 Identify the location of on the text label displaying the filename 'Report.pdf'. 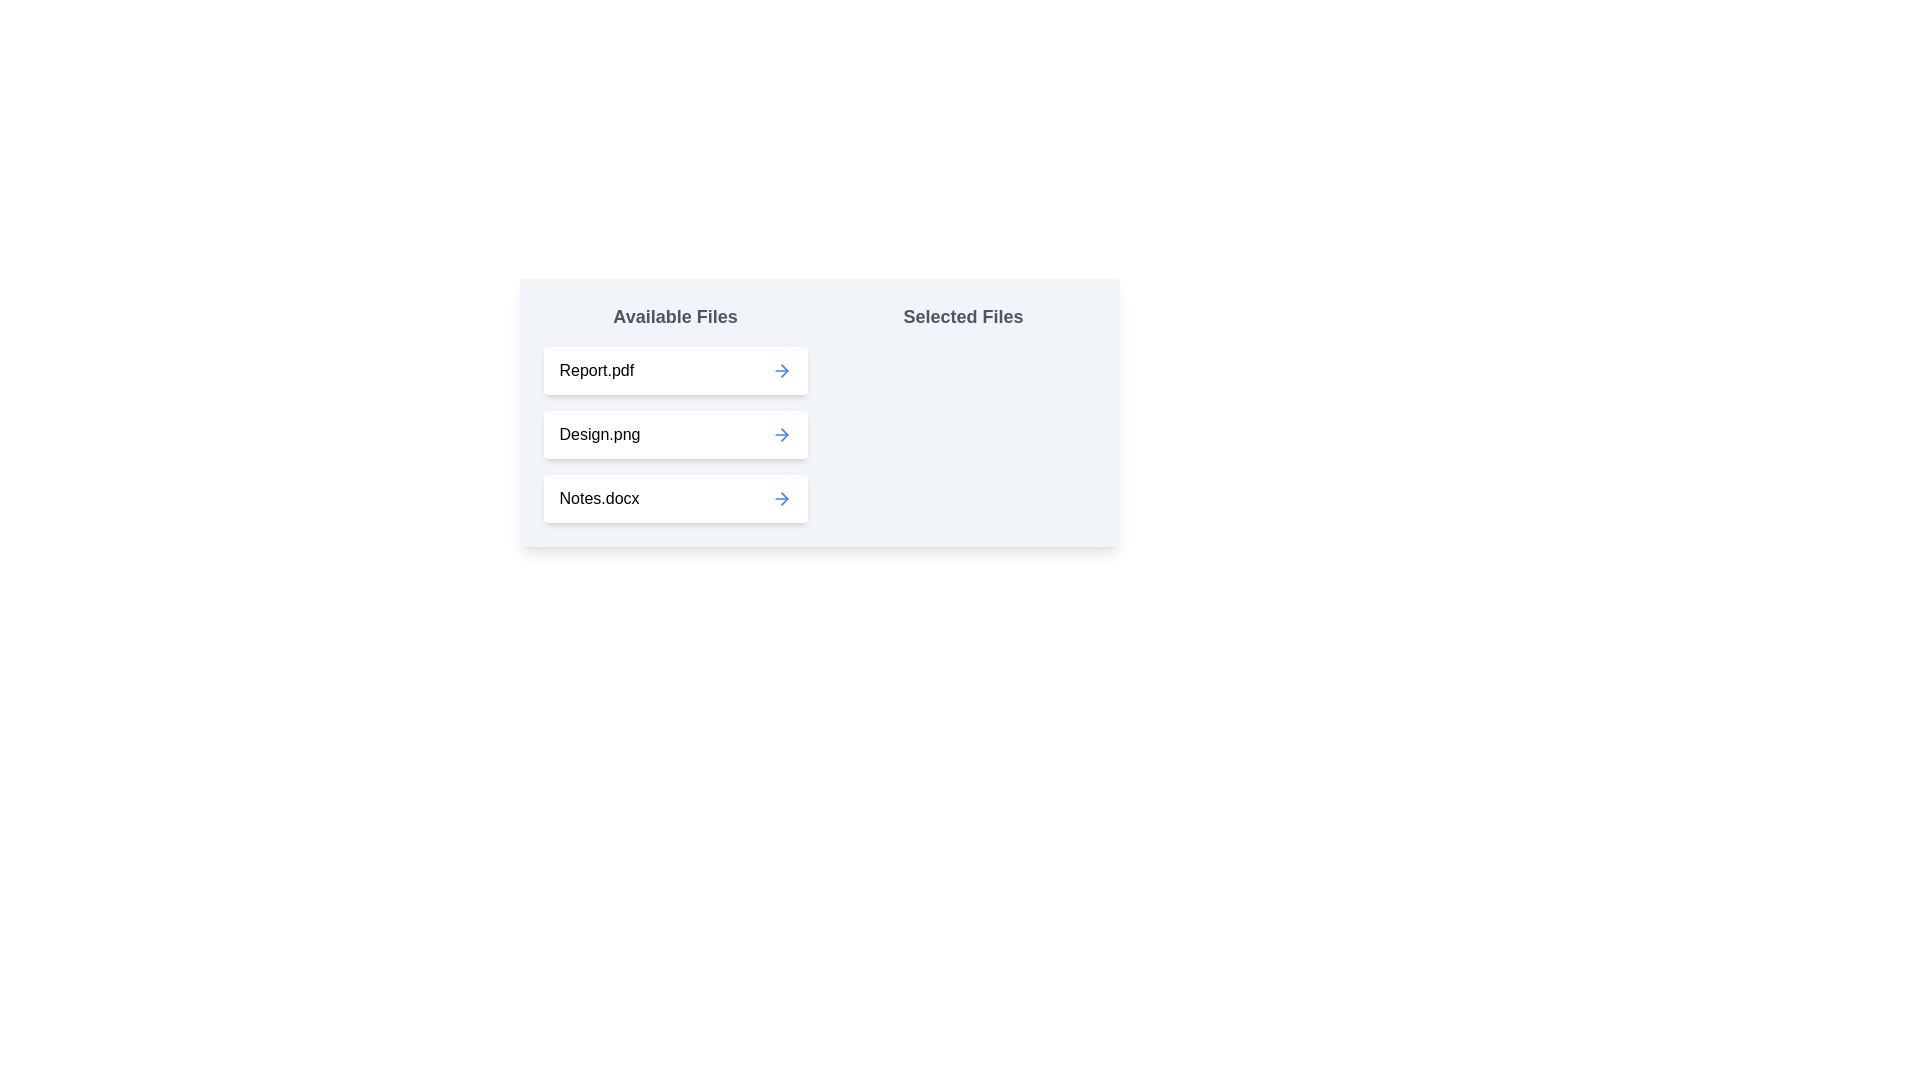
(595, 370).